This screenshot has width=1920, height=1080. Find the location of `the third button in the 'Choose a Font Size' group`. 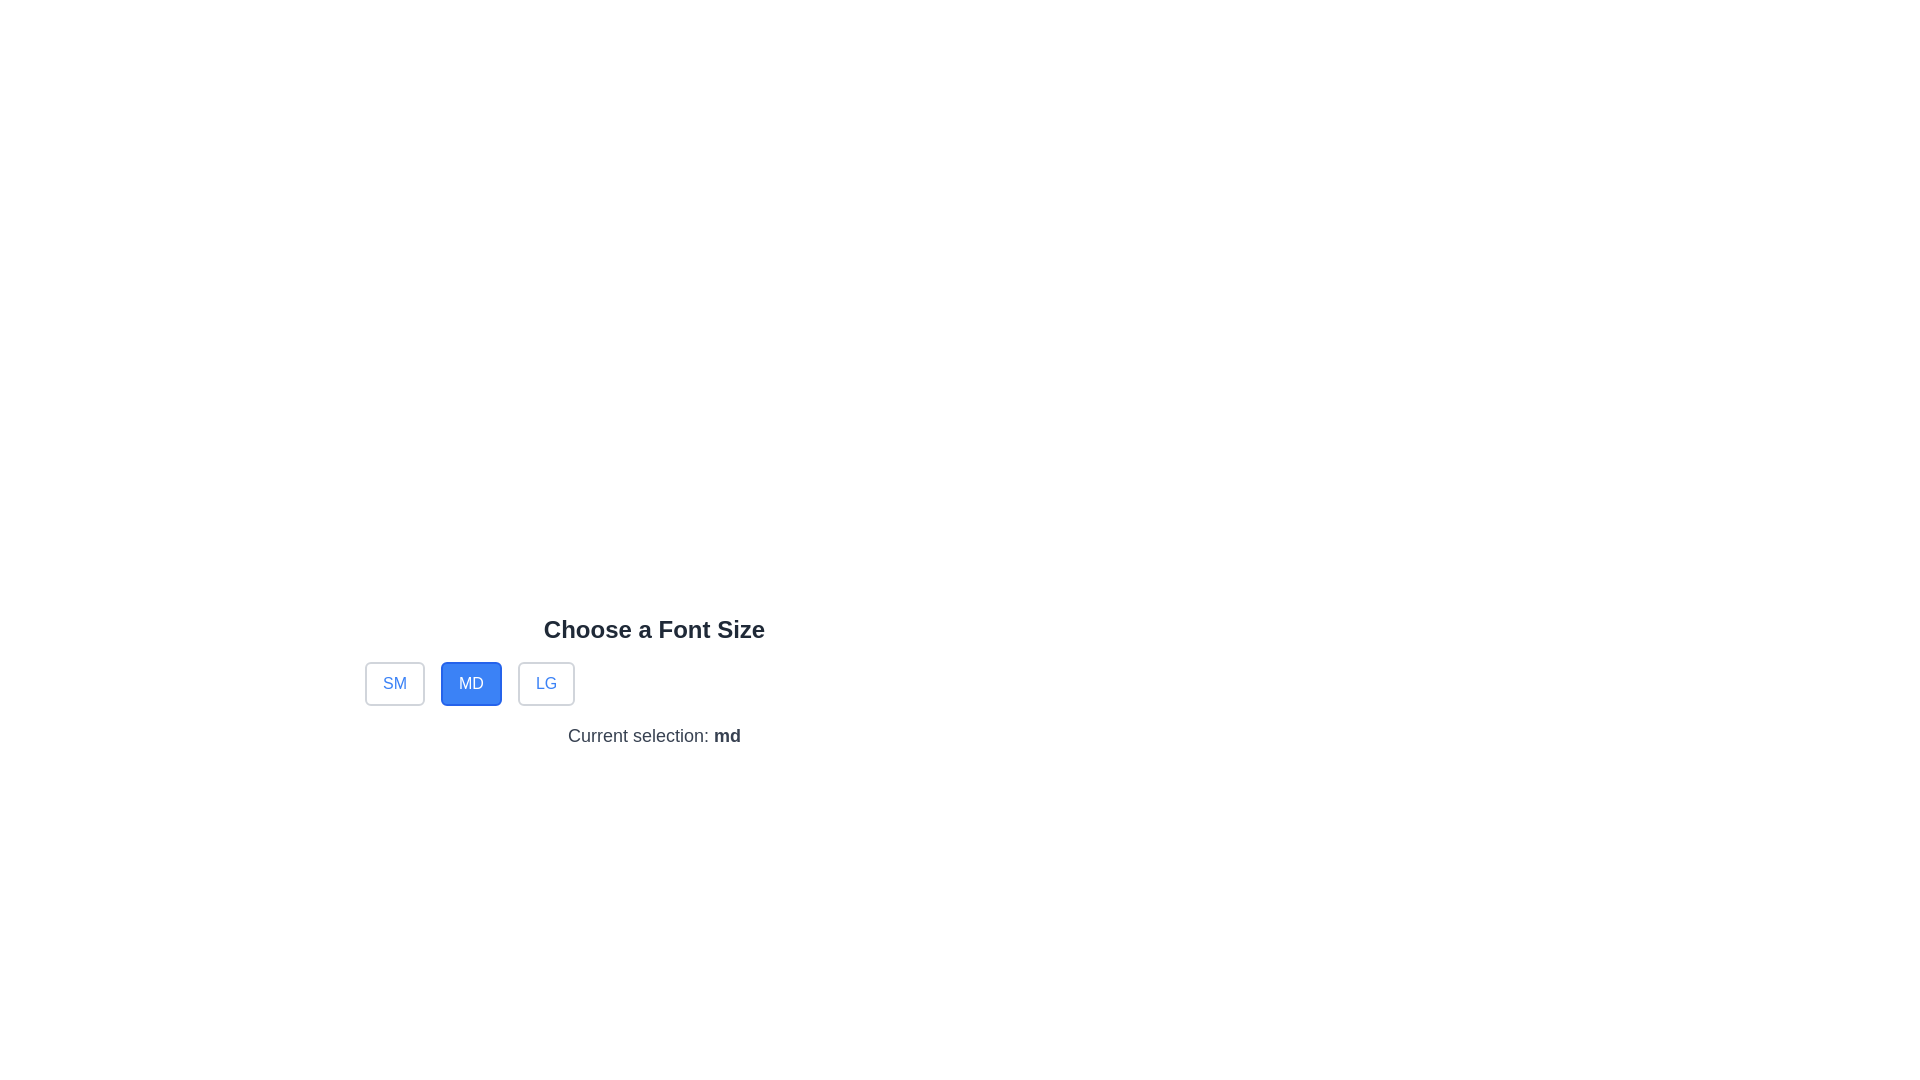

the third button in the 'Choose a Font Size' group is located at coordinates (546, 682).